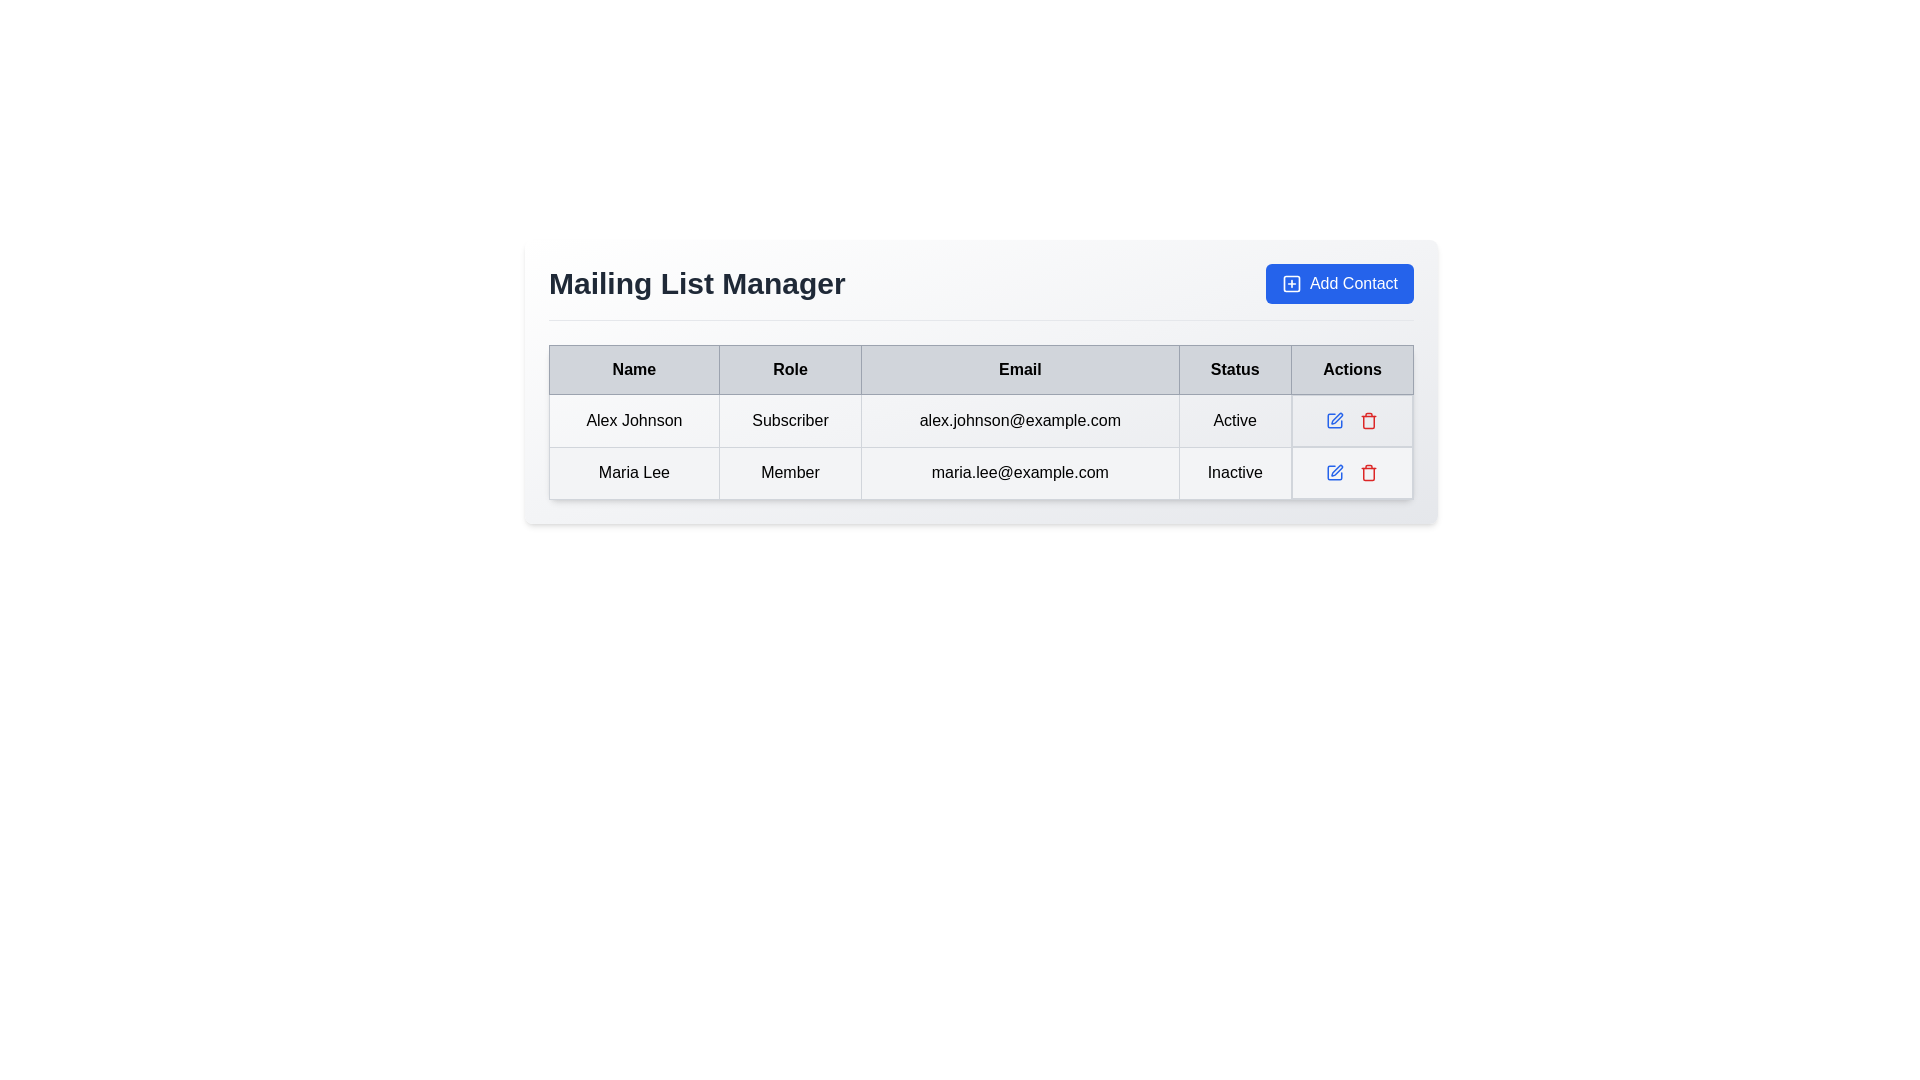 Image resolution: width=1920 pixels, height=1080 pixels. Describe the element at coordinates (1020, 473) in the screenshot. I see `the Text Display element containing the email 'maria.lee@example.com', which is located in the second row under the 'Email' column` at that location.